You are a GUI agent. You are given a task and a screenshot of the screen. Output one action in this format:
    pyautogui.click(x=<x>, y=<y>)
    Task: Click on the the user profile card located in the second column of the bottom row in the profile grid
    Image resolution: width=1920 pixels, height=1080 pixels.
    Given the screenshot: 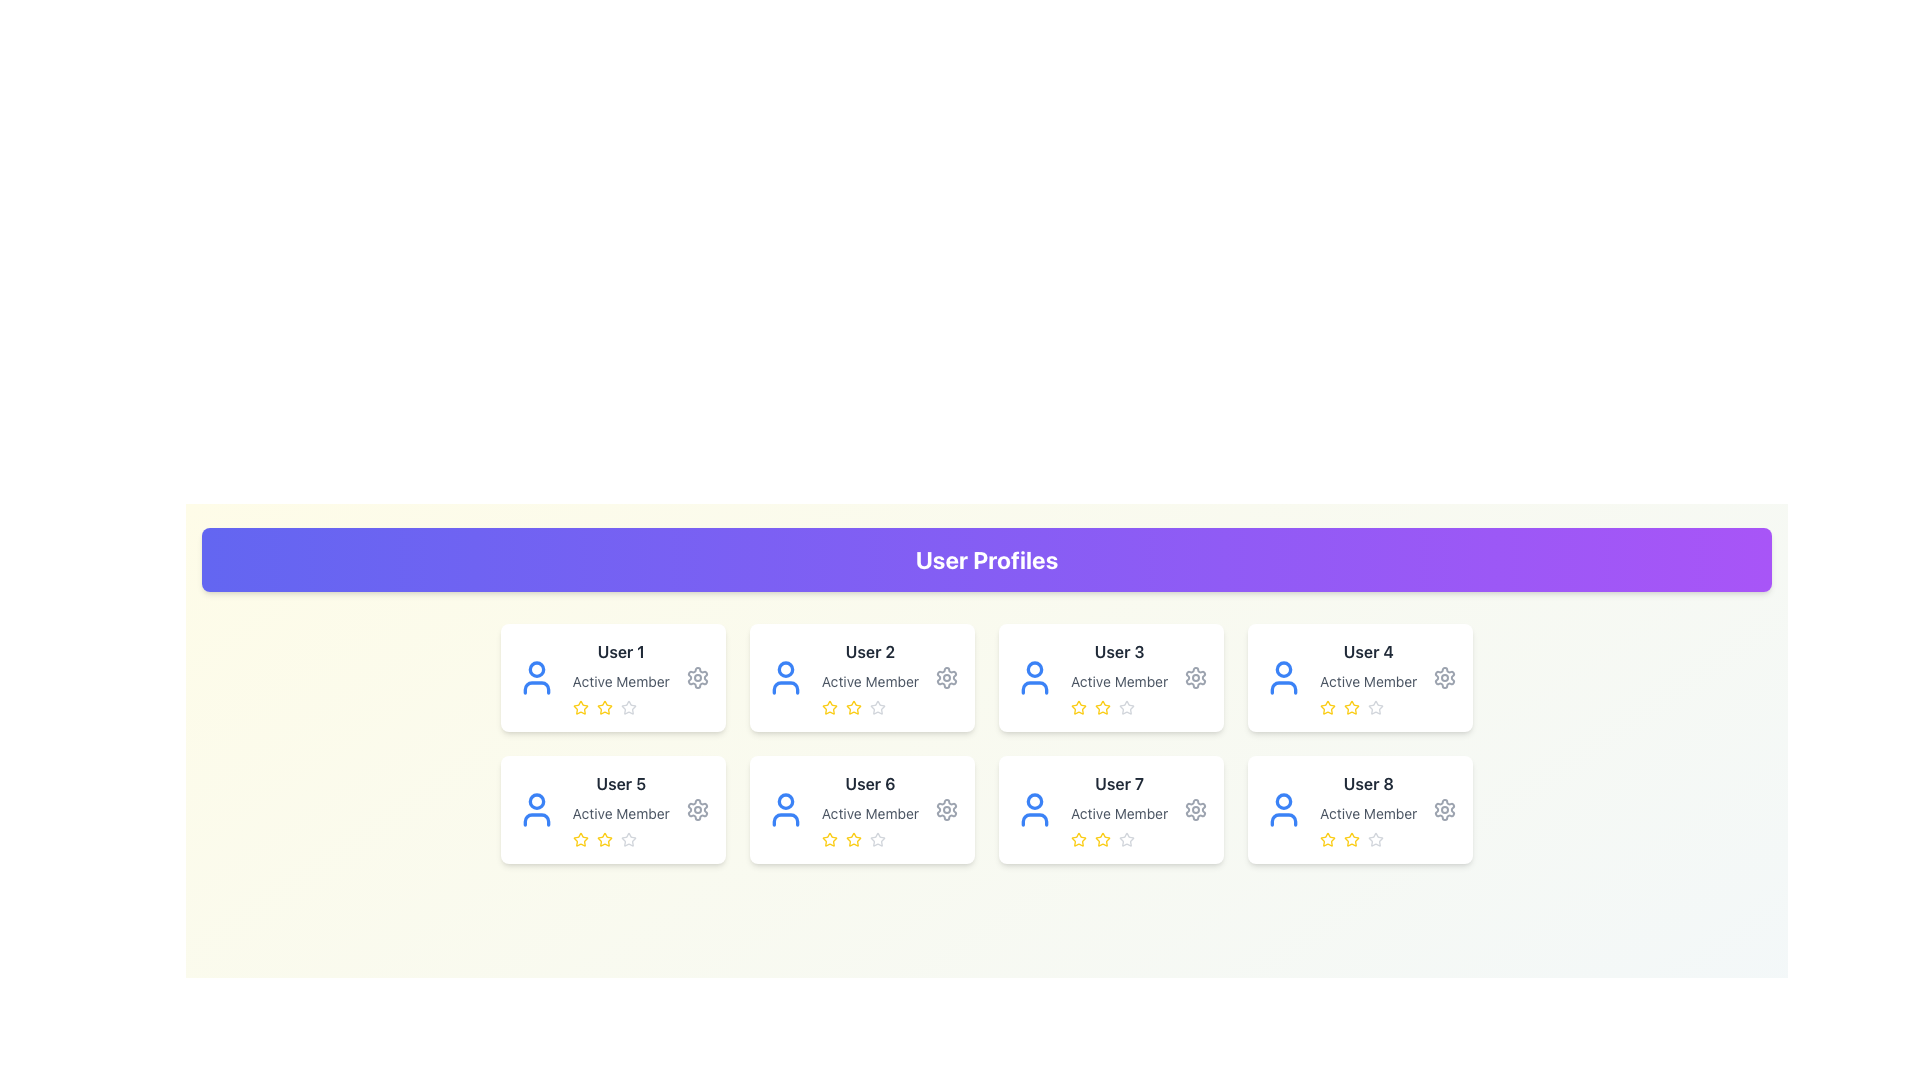 What is the action you would take?
    pyautogui.click(x=1118, y=810)
    